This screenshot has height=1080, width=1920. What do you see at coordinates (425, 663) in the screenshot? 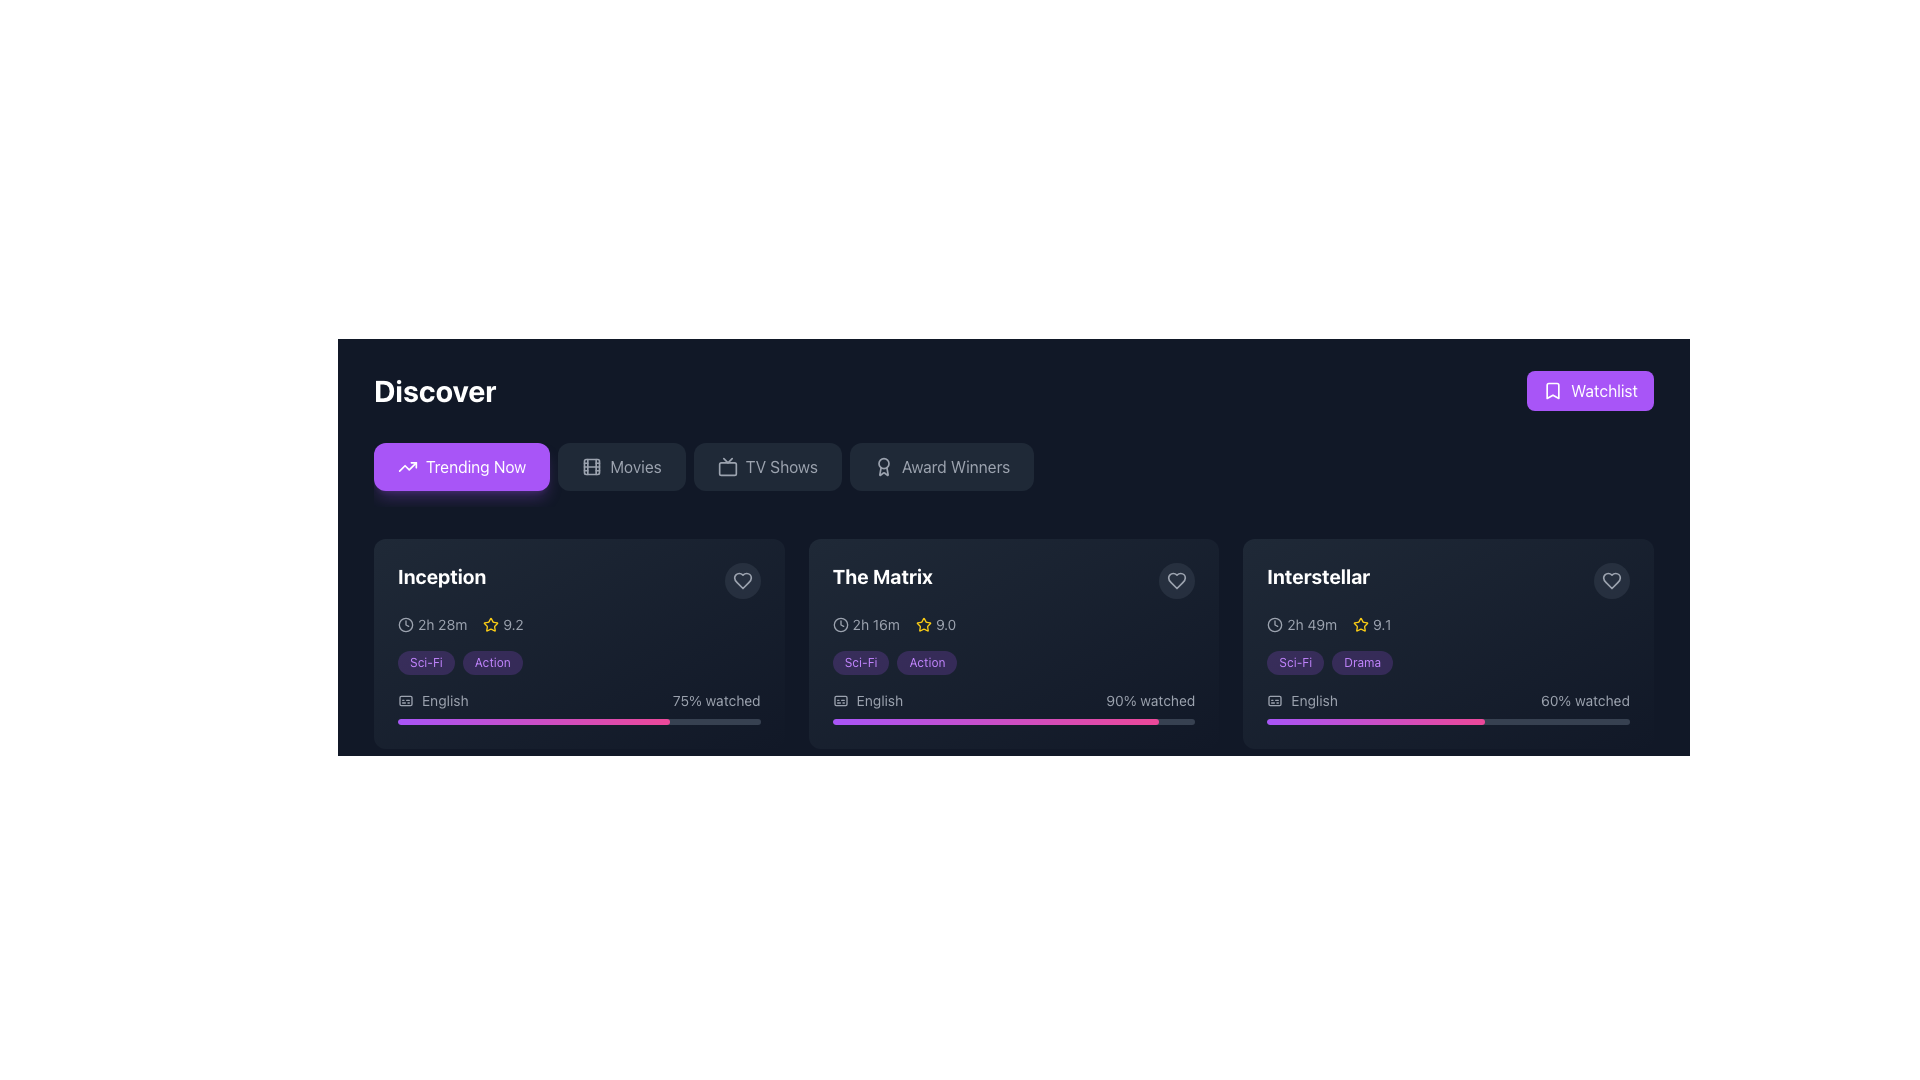
I see `the genre label for the movie 'Inception' located in the 'Discover' section, which is positioned to the left of the 'Action' label` at bounding box center [425, 663].